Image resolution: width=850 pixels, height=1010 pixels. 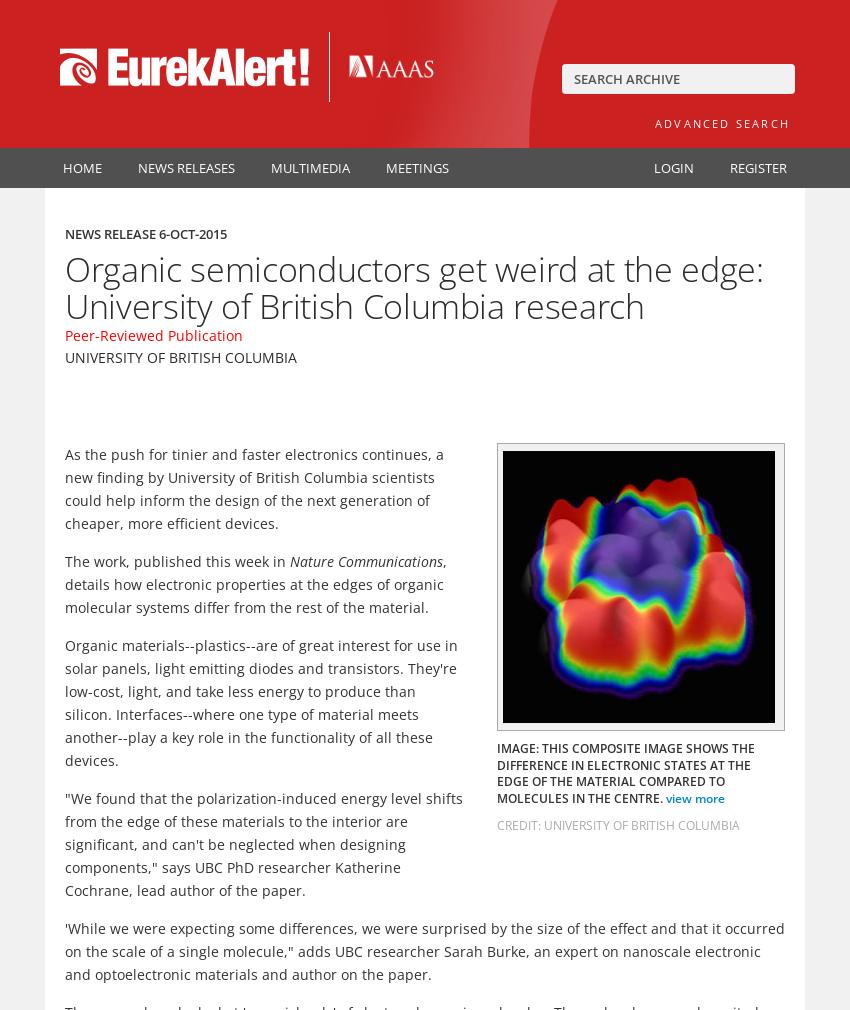 What do you see at coordinates (111, 233) in the screenshot?
I see `'News Release'` at bounding box center [111, 233].